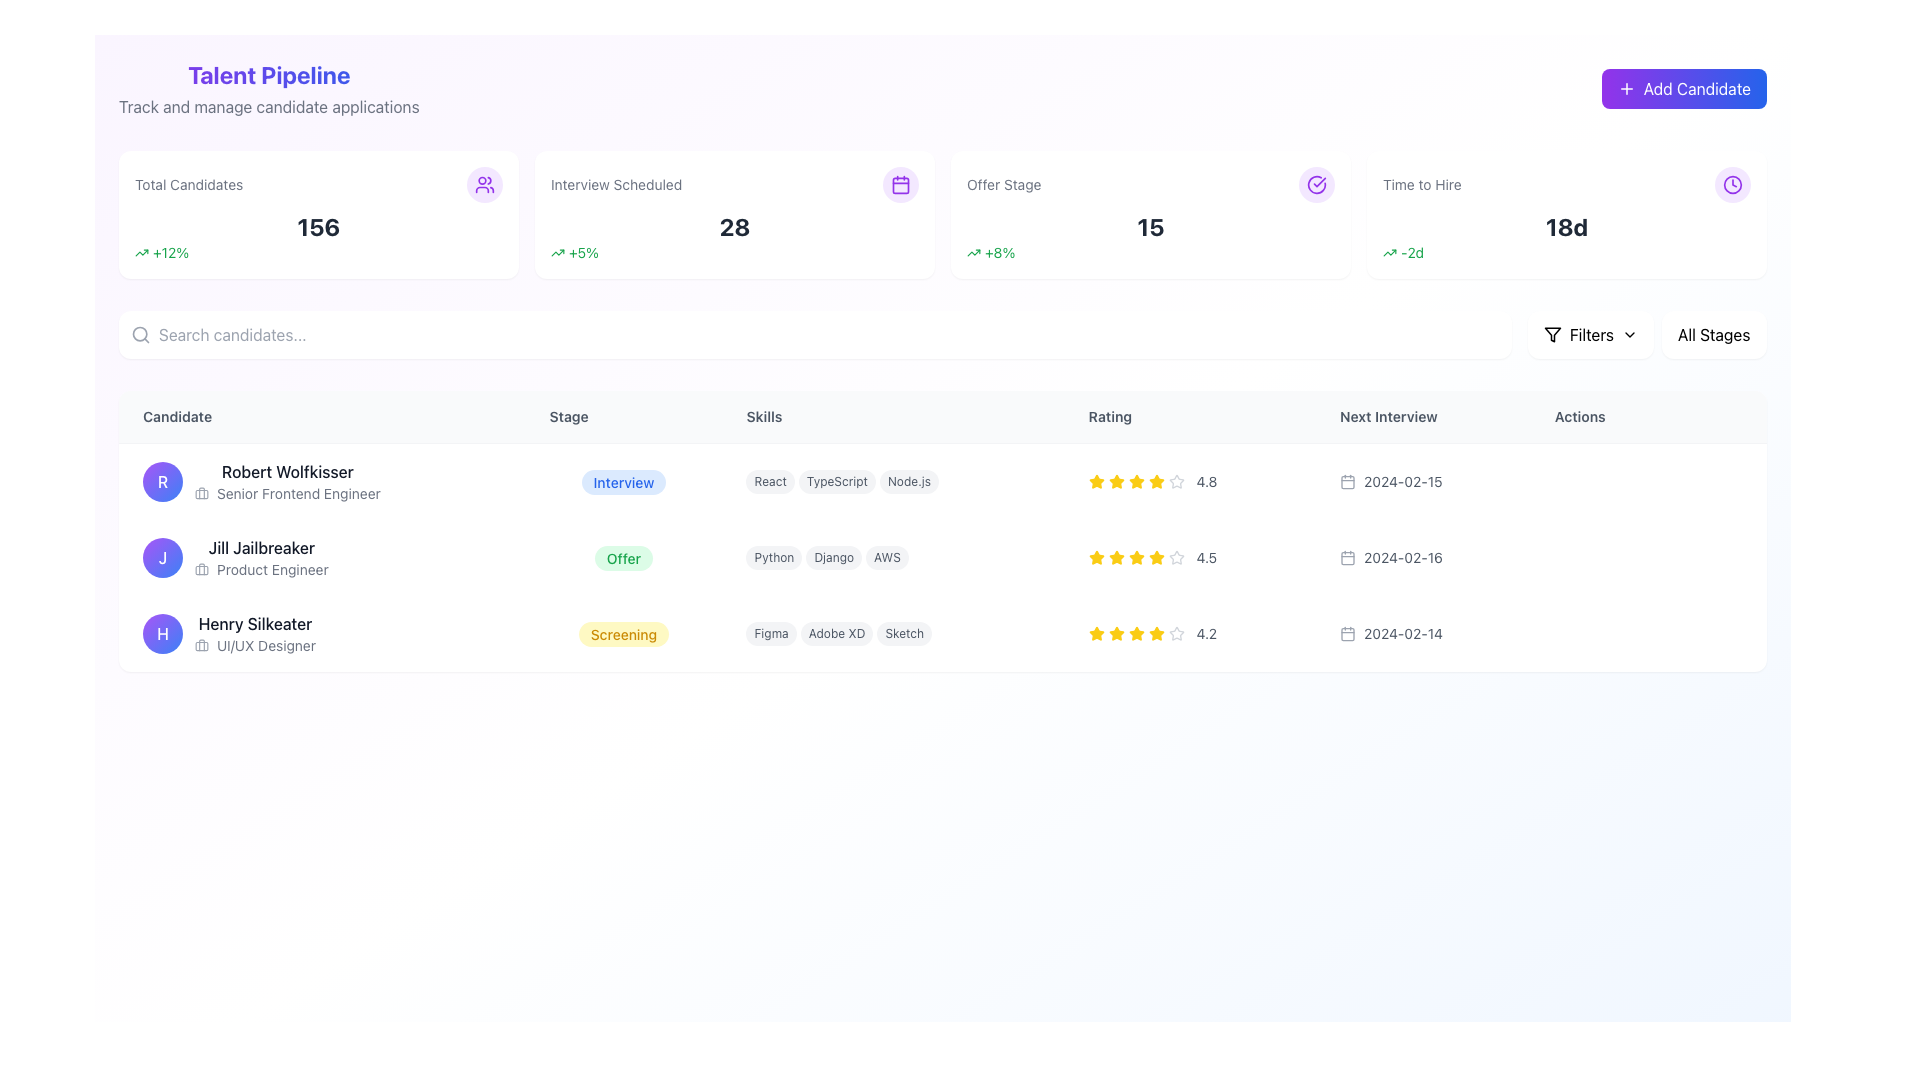 This screenshot has width=1920, height=1080. Describe the element at coordinates (1136, 558) in the screenshot. I see `the fourth star icon in the 'Rating' column of the second row in the data table, which visually indicates a rating of 4.5` at that location.